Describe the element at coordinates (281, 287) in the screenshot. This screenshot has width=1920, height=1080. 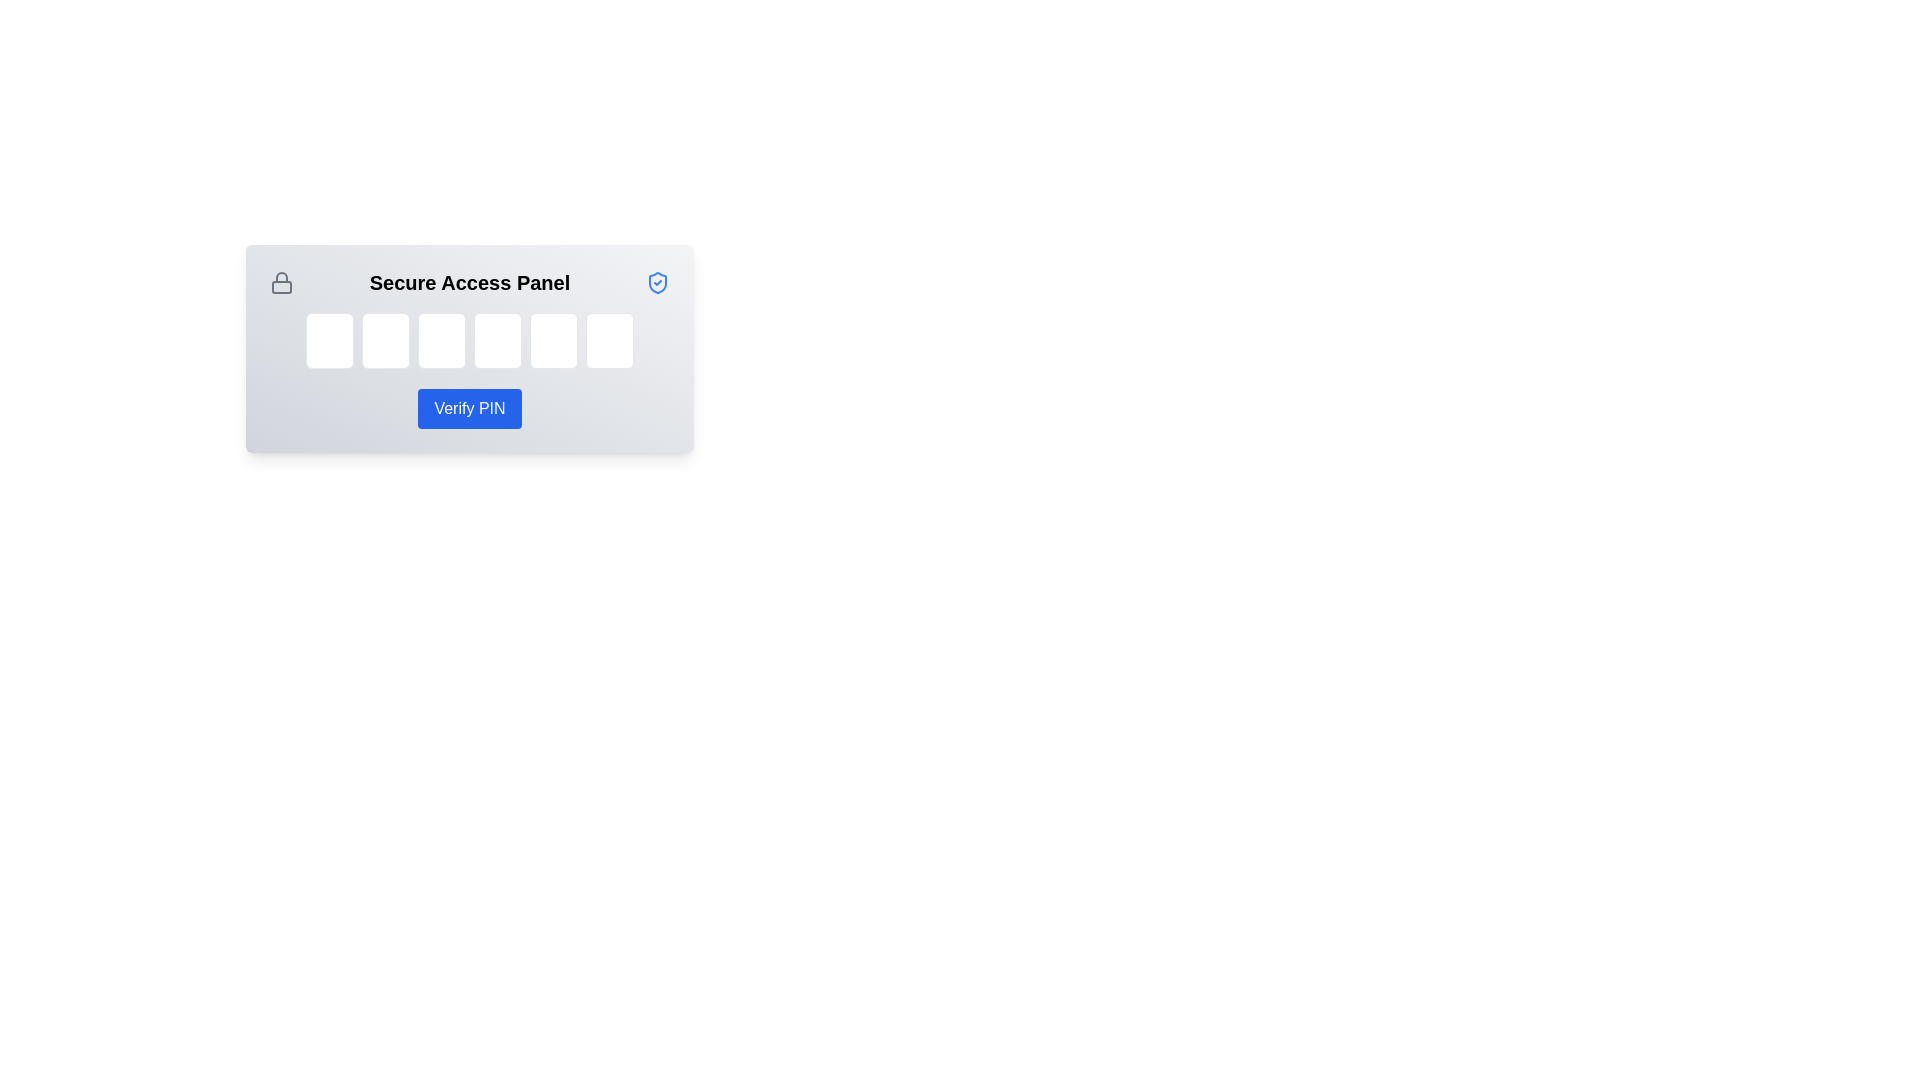
I see `the rectangular base of the lock icon, which is part of the decorative lock icon indicating security for the Secure Access Panel interface` at that location.